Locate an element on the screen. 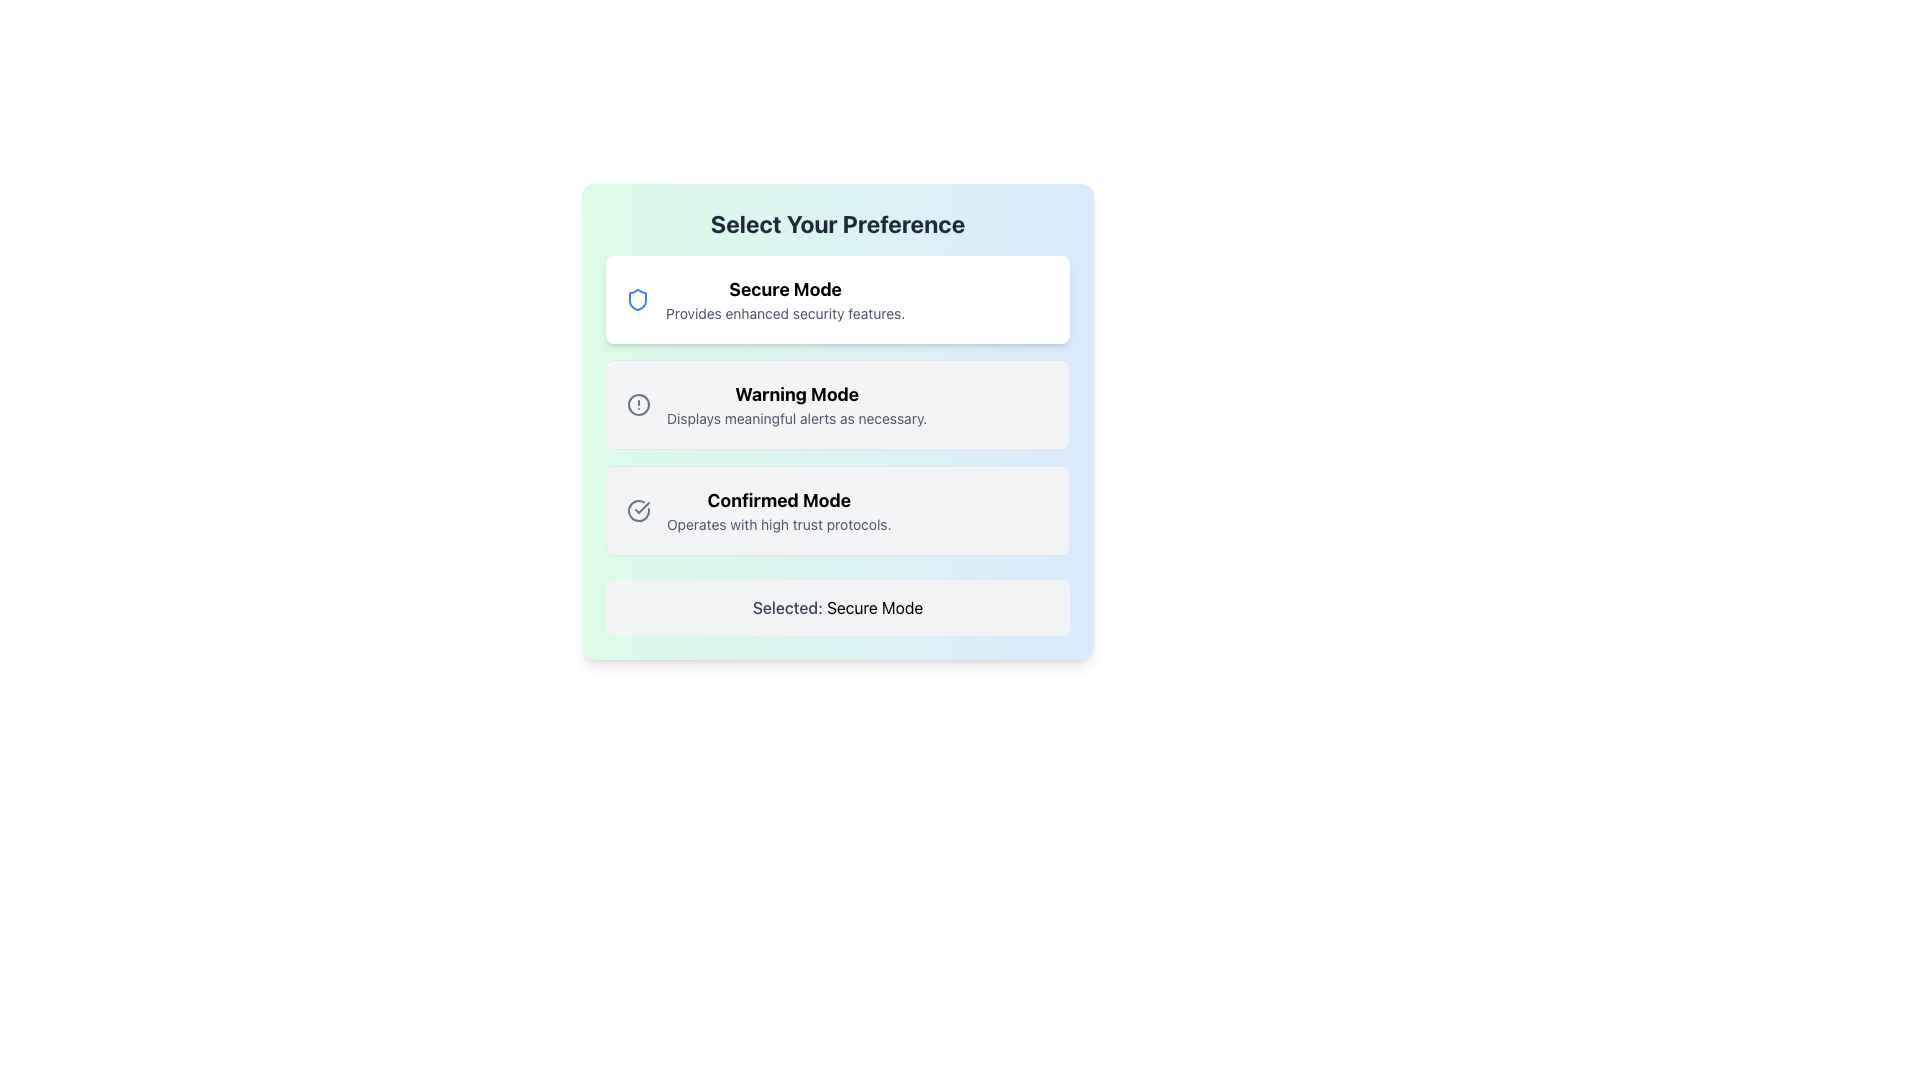  the static text label that serves as the title for the 'Secure Mode' option, located at the top of its option box is located at coordinates (784, 289).